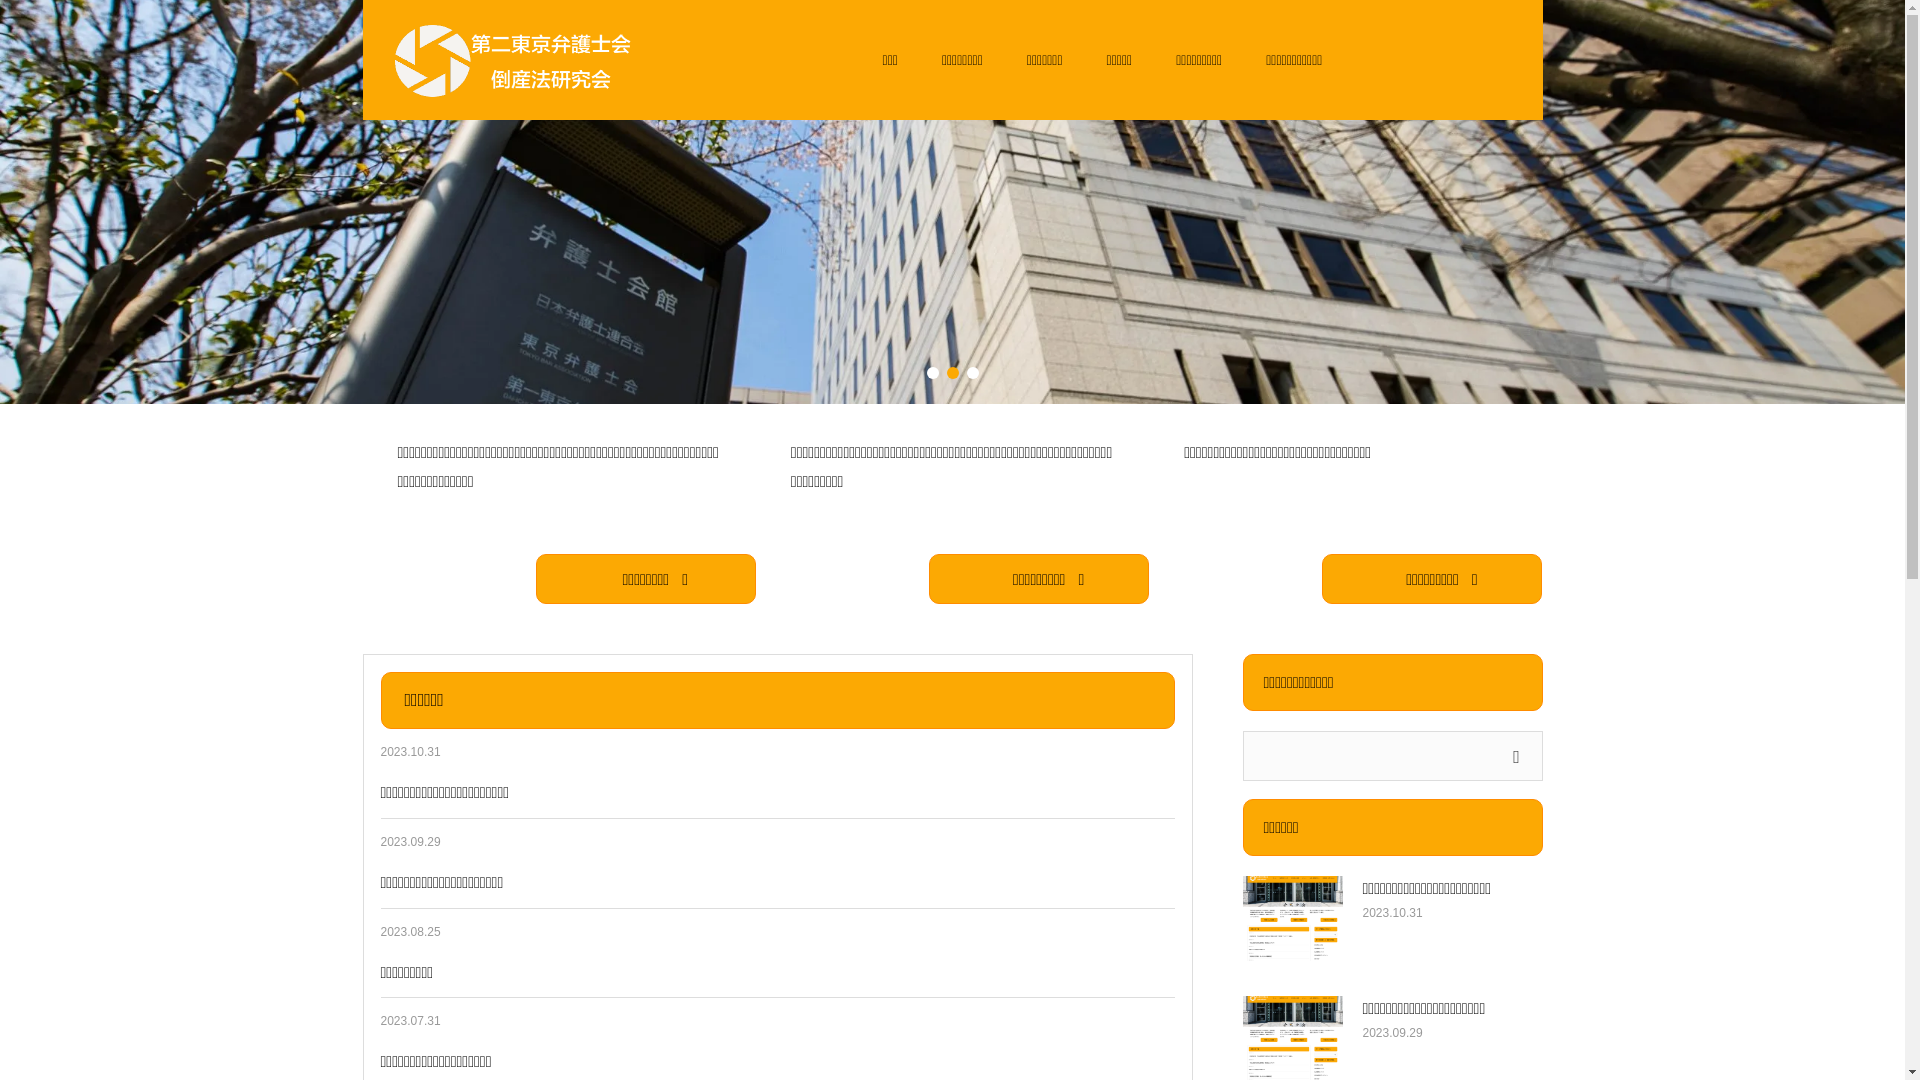  I want to click on '1', so click(925, 373).